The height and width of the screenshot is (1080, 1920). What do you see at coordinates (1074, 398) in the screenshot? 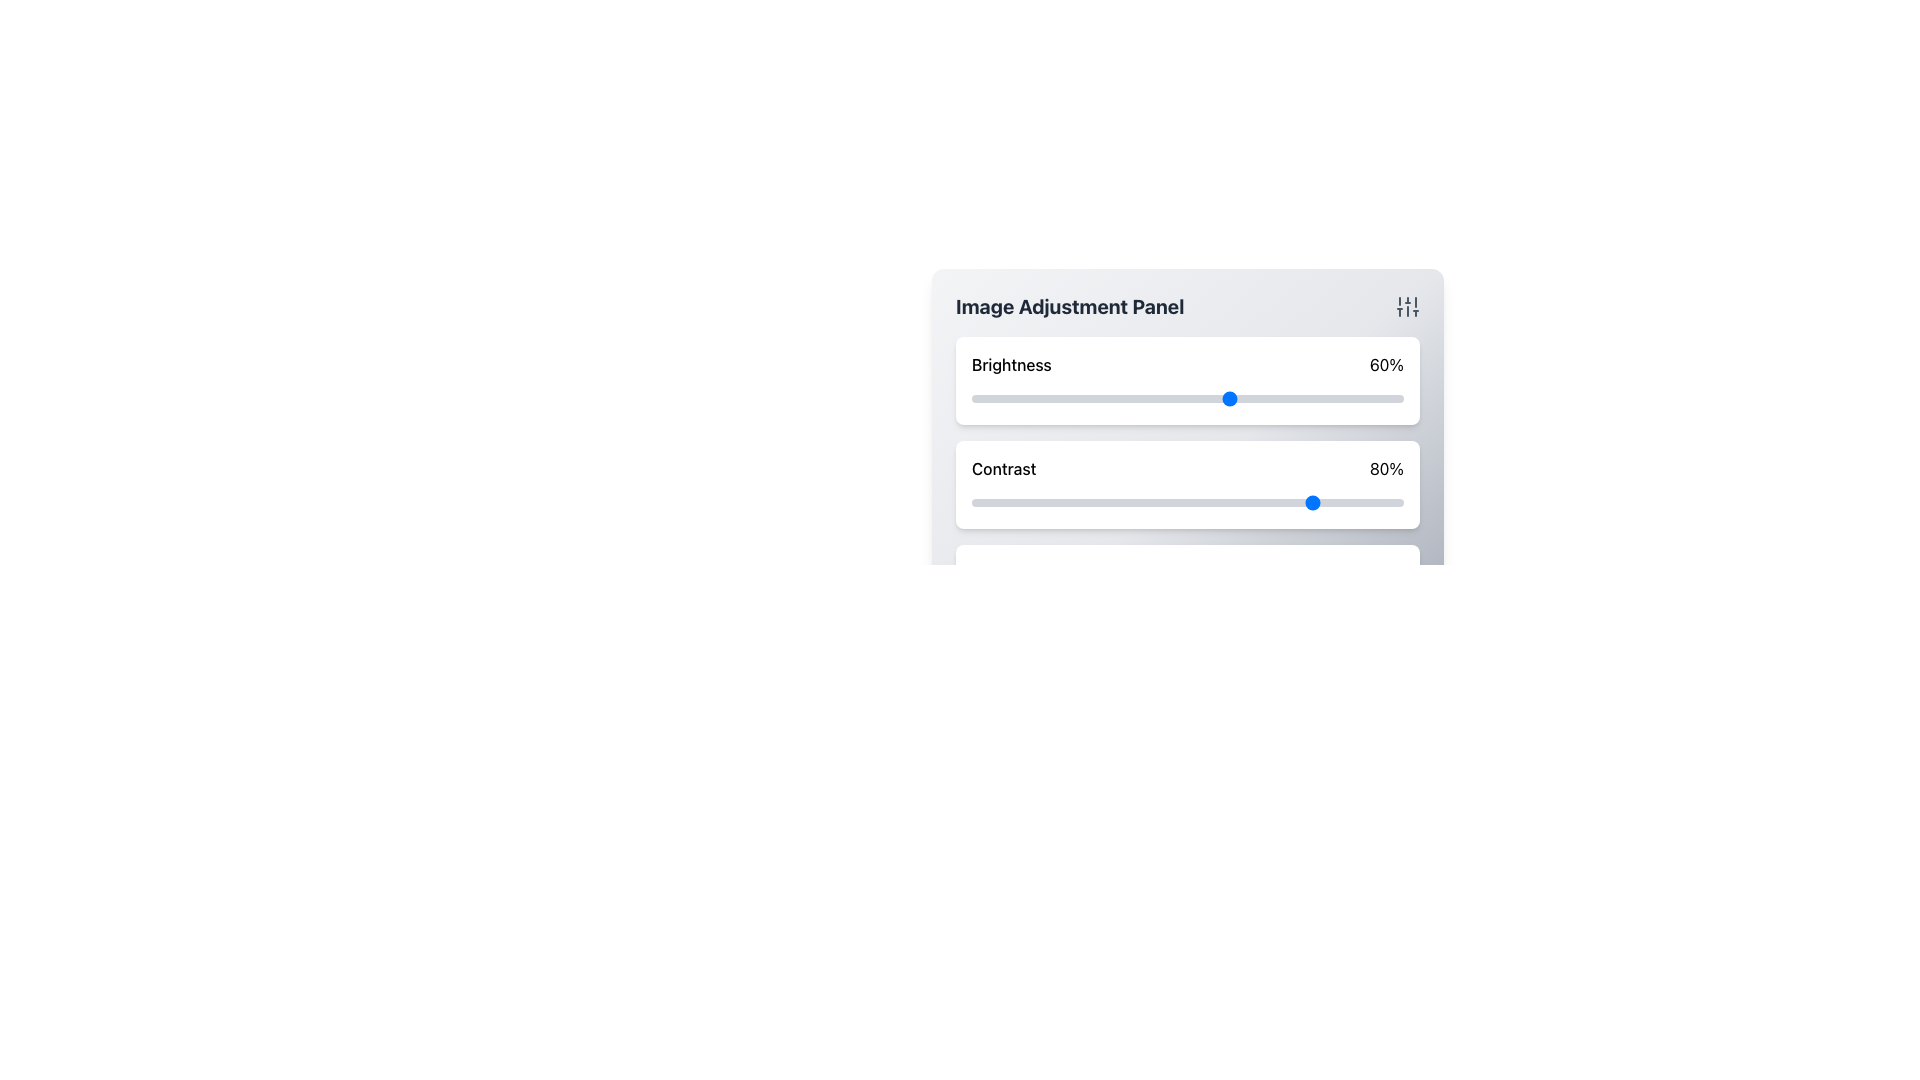
I see `brightness` at bounding box center [1074, 398].